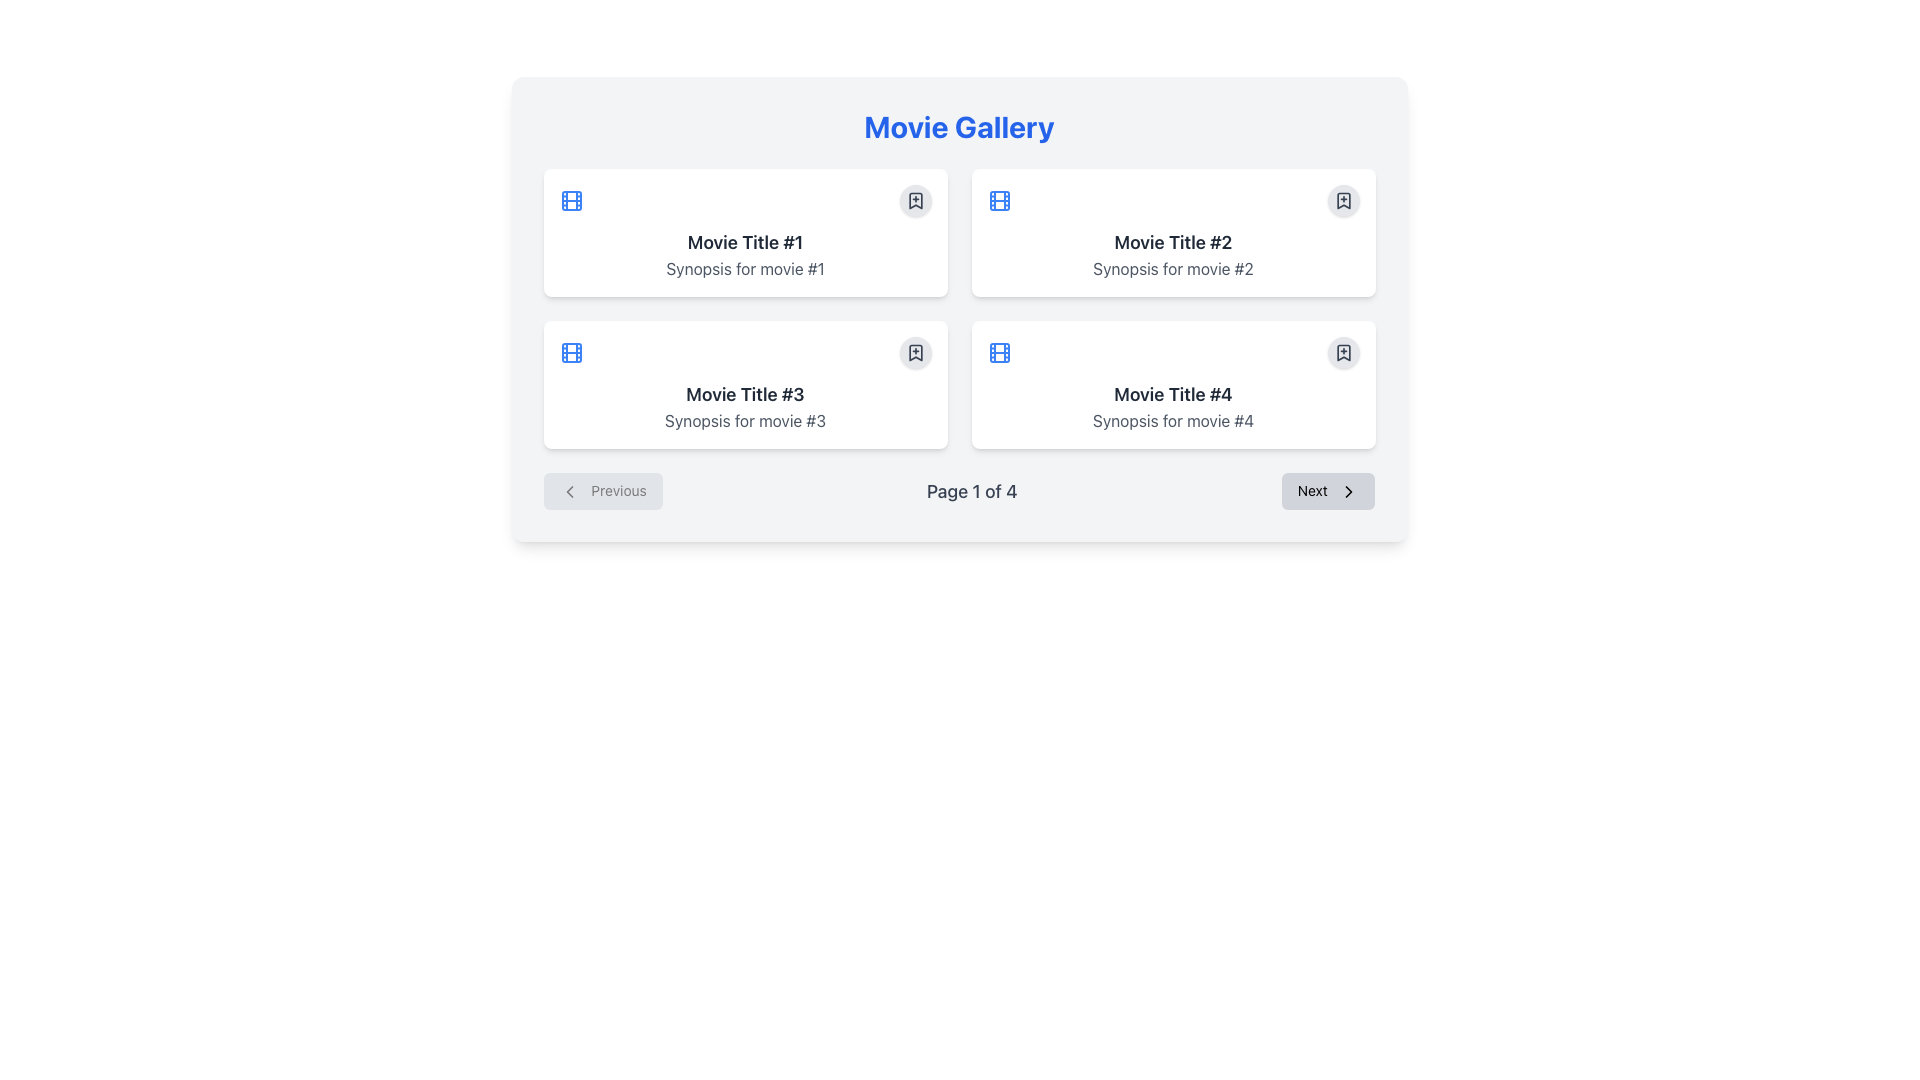 This screenshot has height=1080, width=1920. What do you see at coordinates (744, 231) in the screenshot?
I see `the first movie information card displaying 'Movie Title #1' and its synopsis in the top-left corner of the grid` at bounding box center [744, 231].